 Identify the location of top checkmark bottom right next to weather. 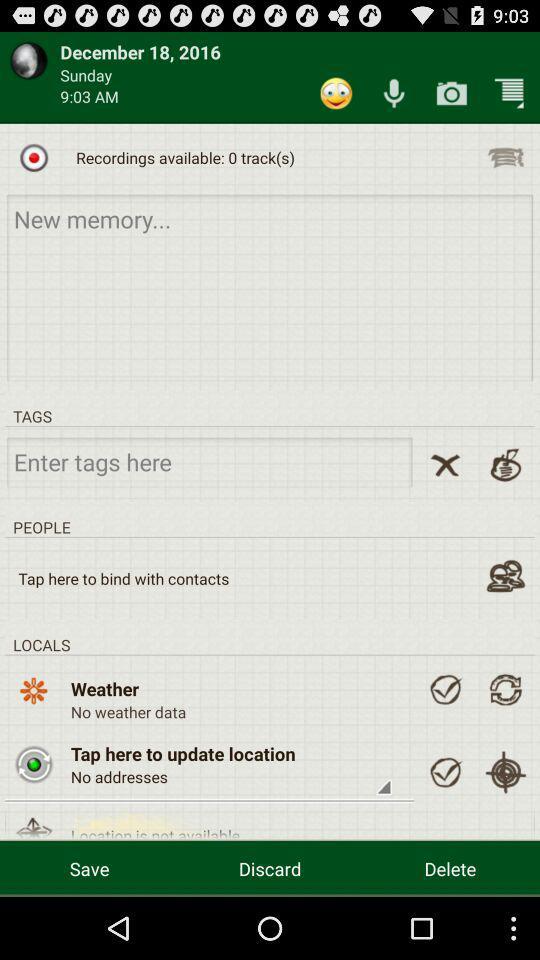
(445, 689).